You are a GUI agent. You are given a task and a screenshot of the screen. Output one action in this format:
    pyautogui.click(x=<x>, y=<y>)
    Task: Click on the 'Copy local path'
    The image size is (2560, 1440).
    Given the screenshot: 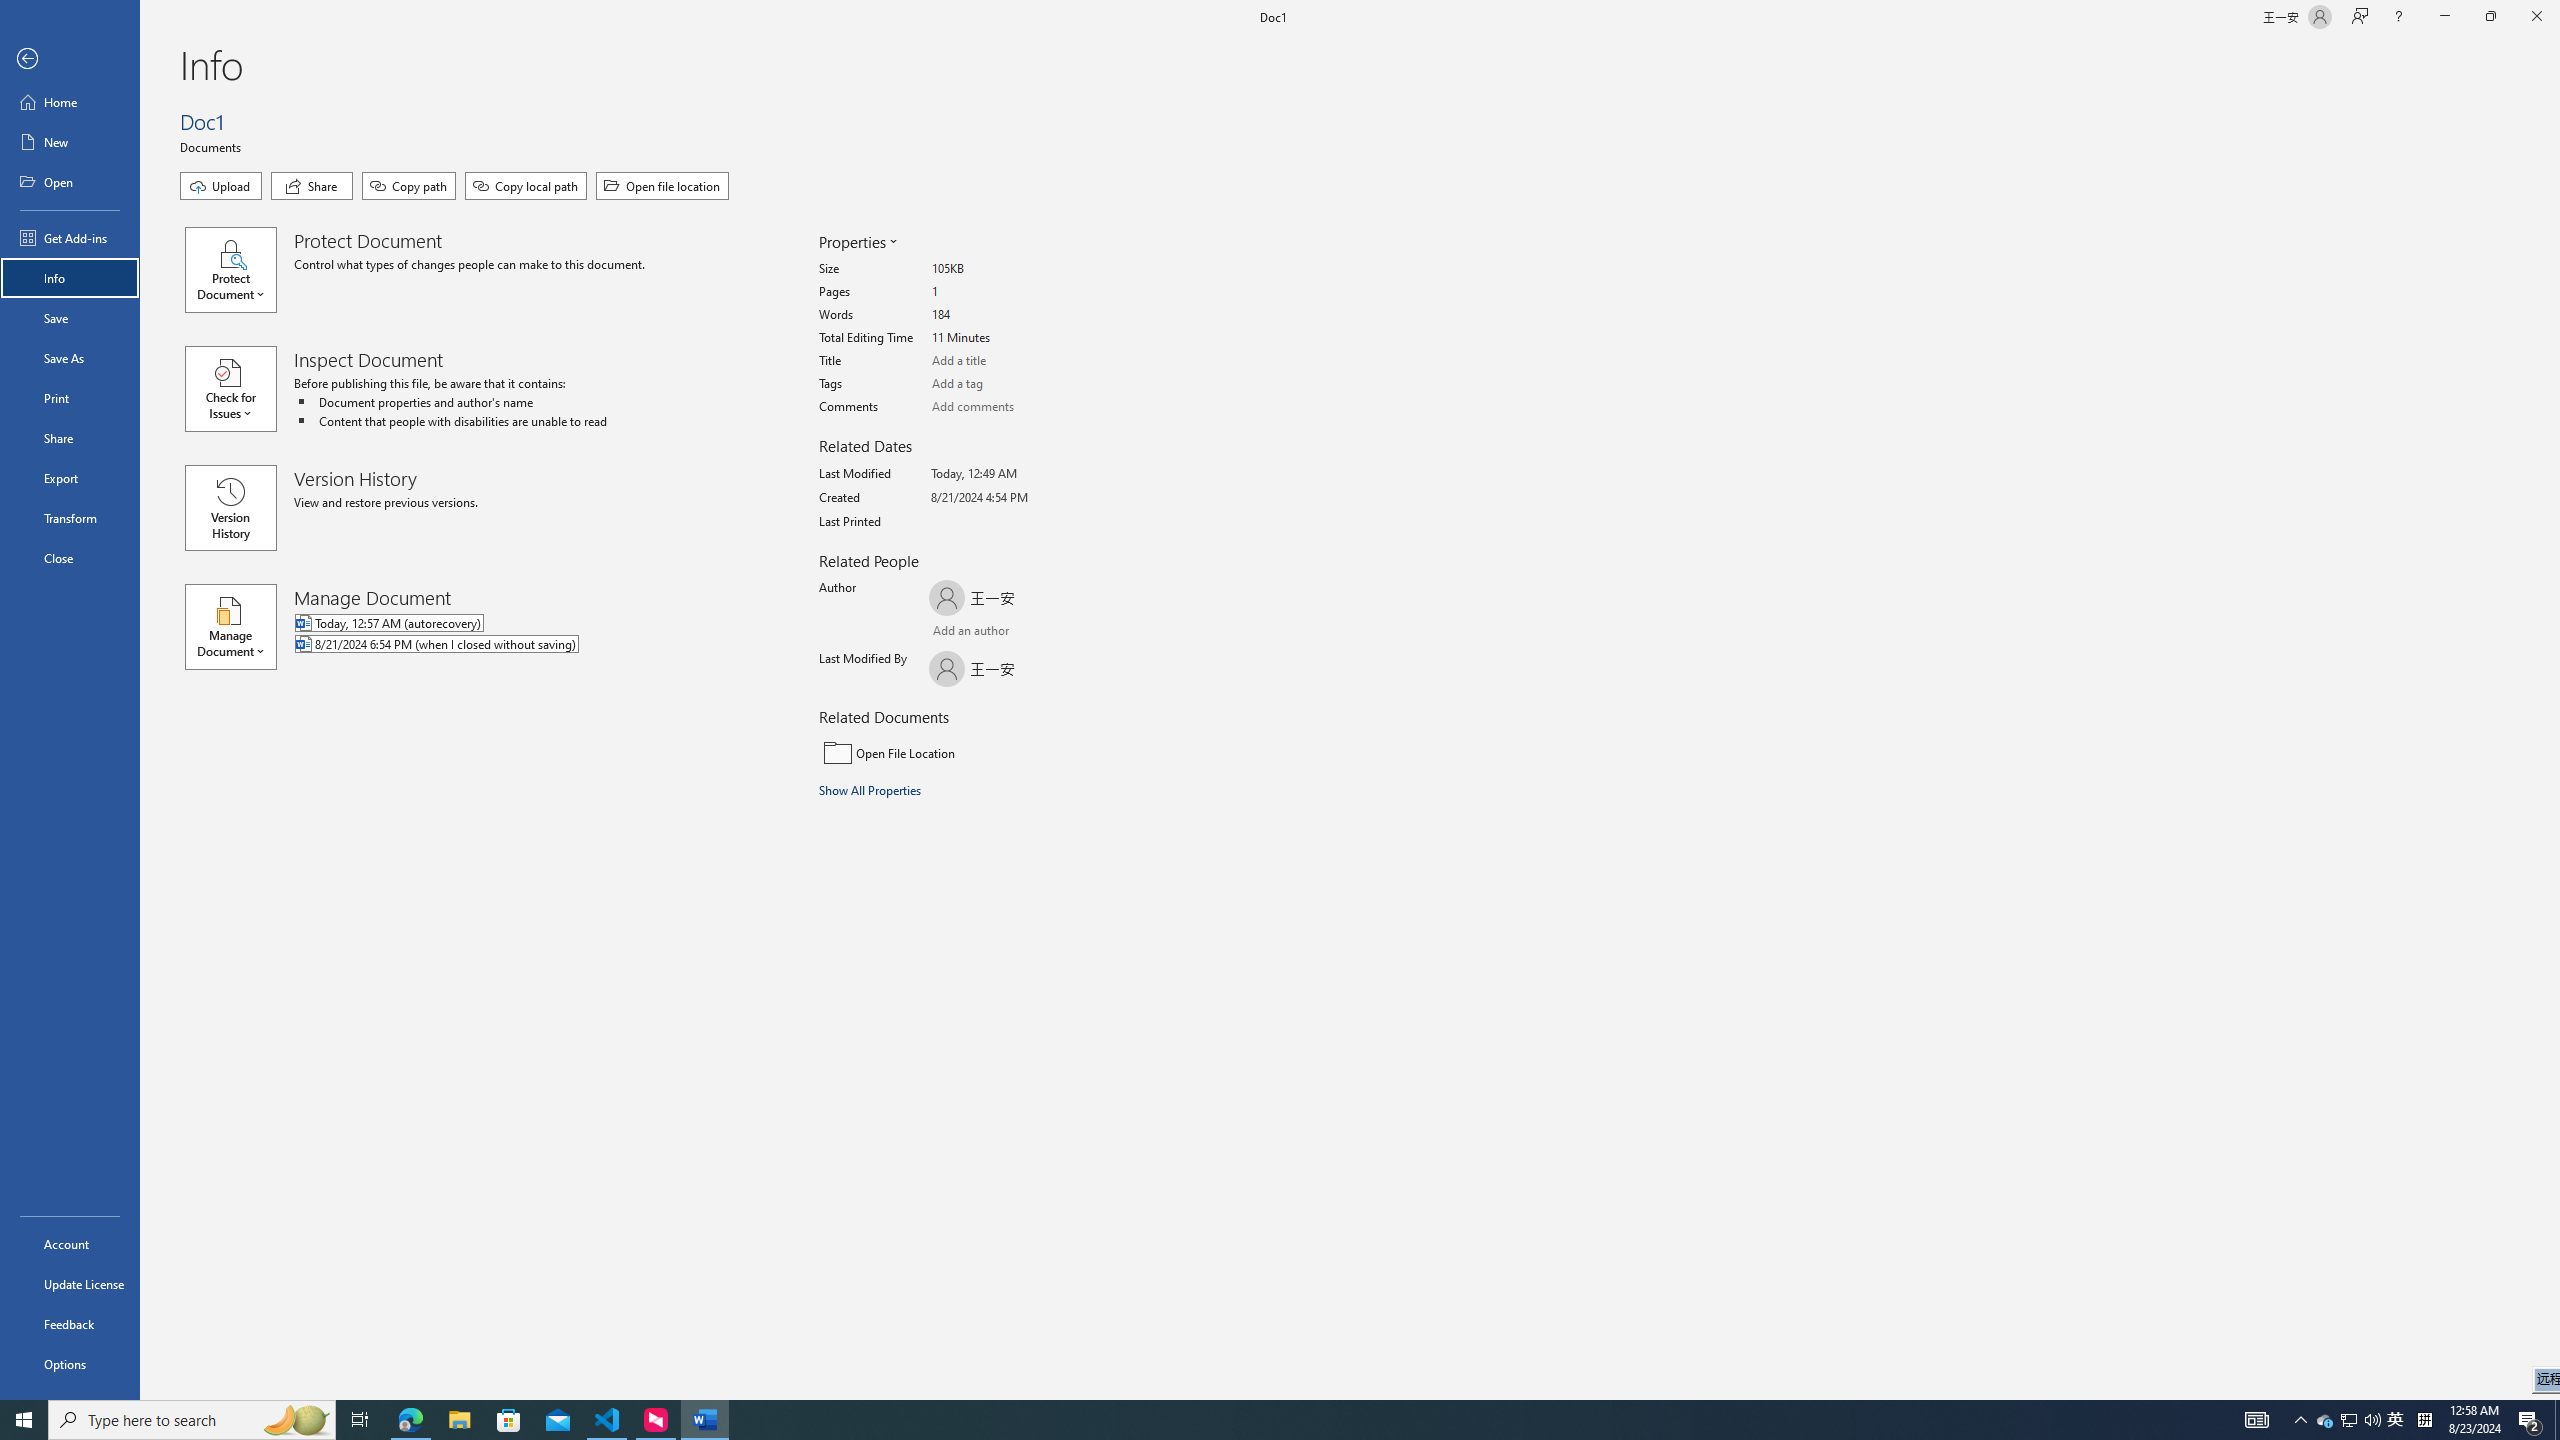 What is the action you would take?
    pyautogui.click(x=525, y=184)
    